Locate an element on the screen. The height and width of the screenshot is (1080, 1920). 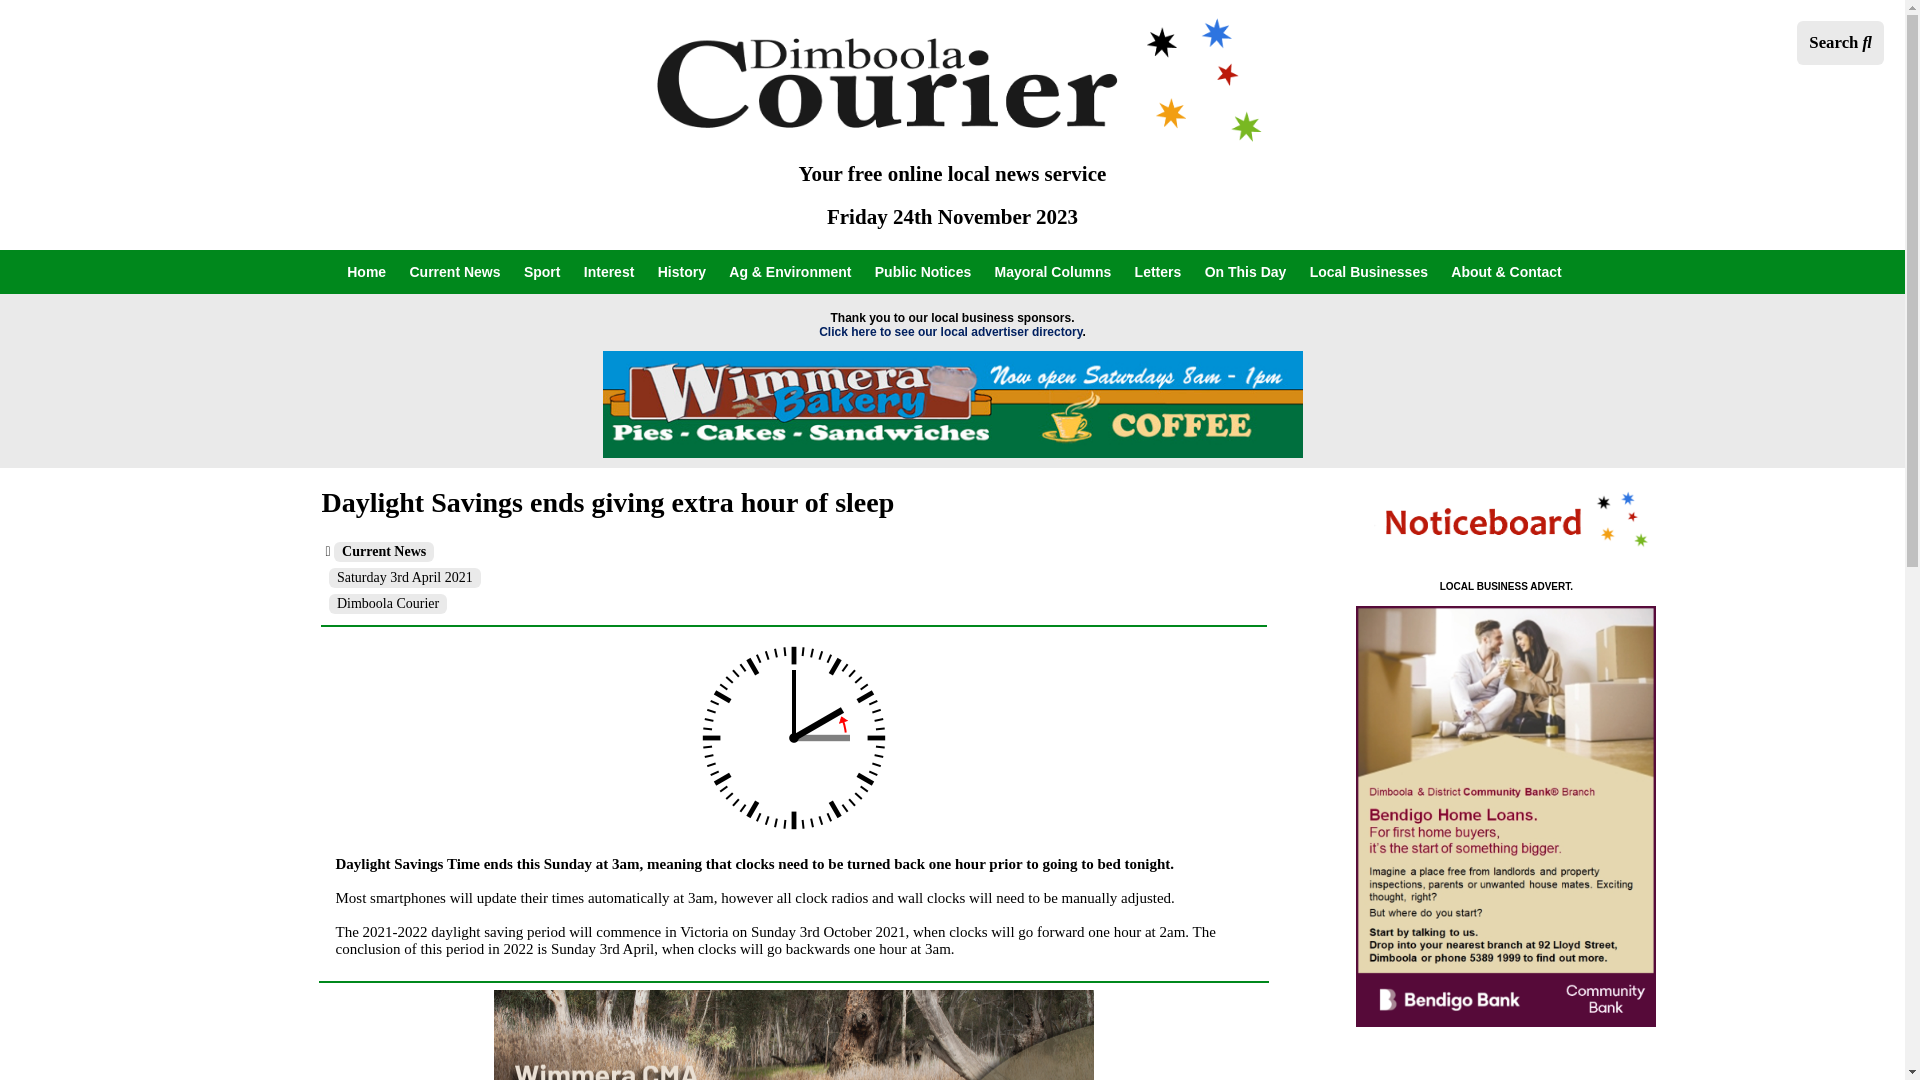
'Search' is located at coordinates (1840, 42).